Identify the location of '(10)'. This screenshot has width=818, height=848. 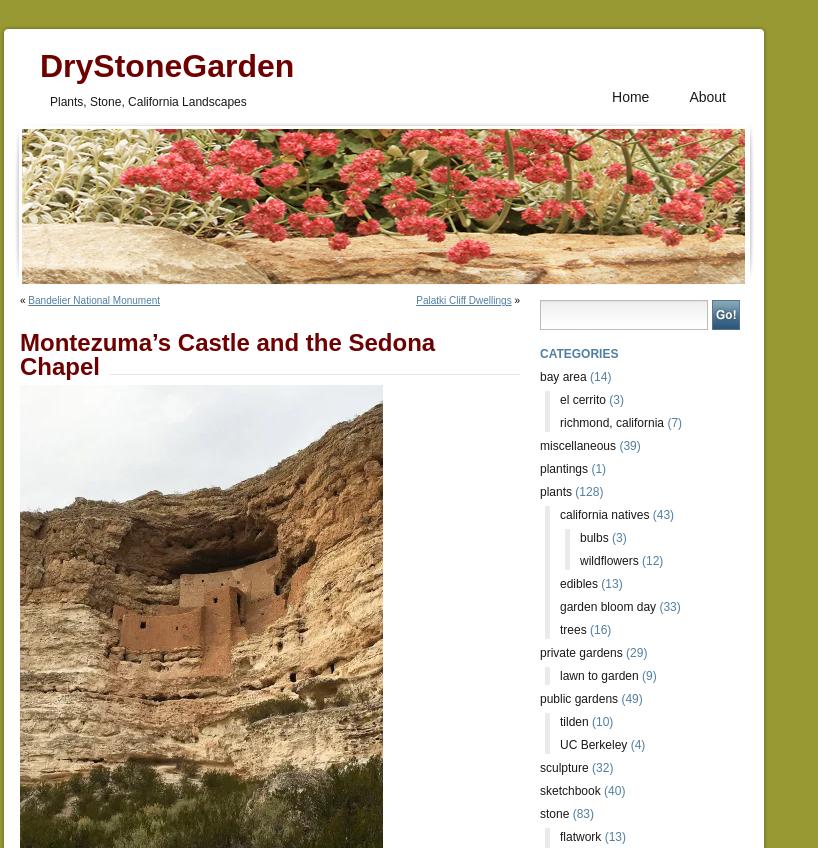
(599, 721).